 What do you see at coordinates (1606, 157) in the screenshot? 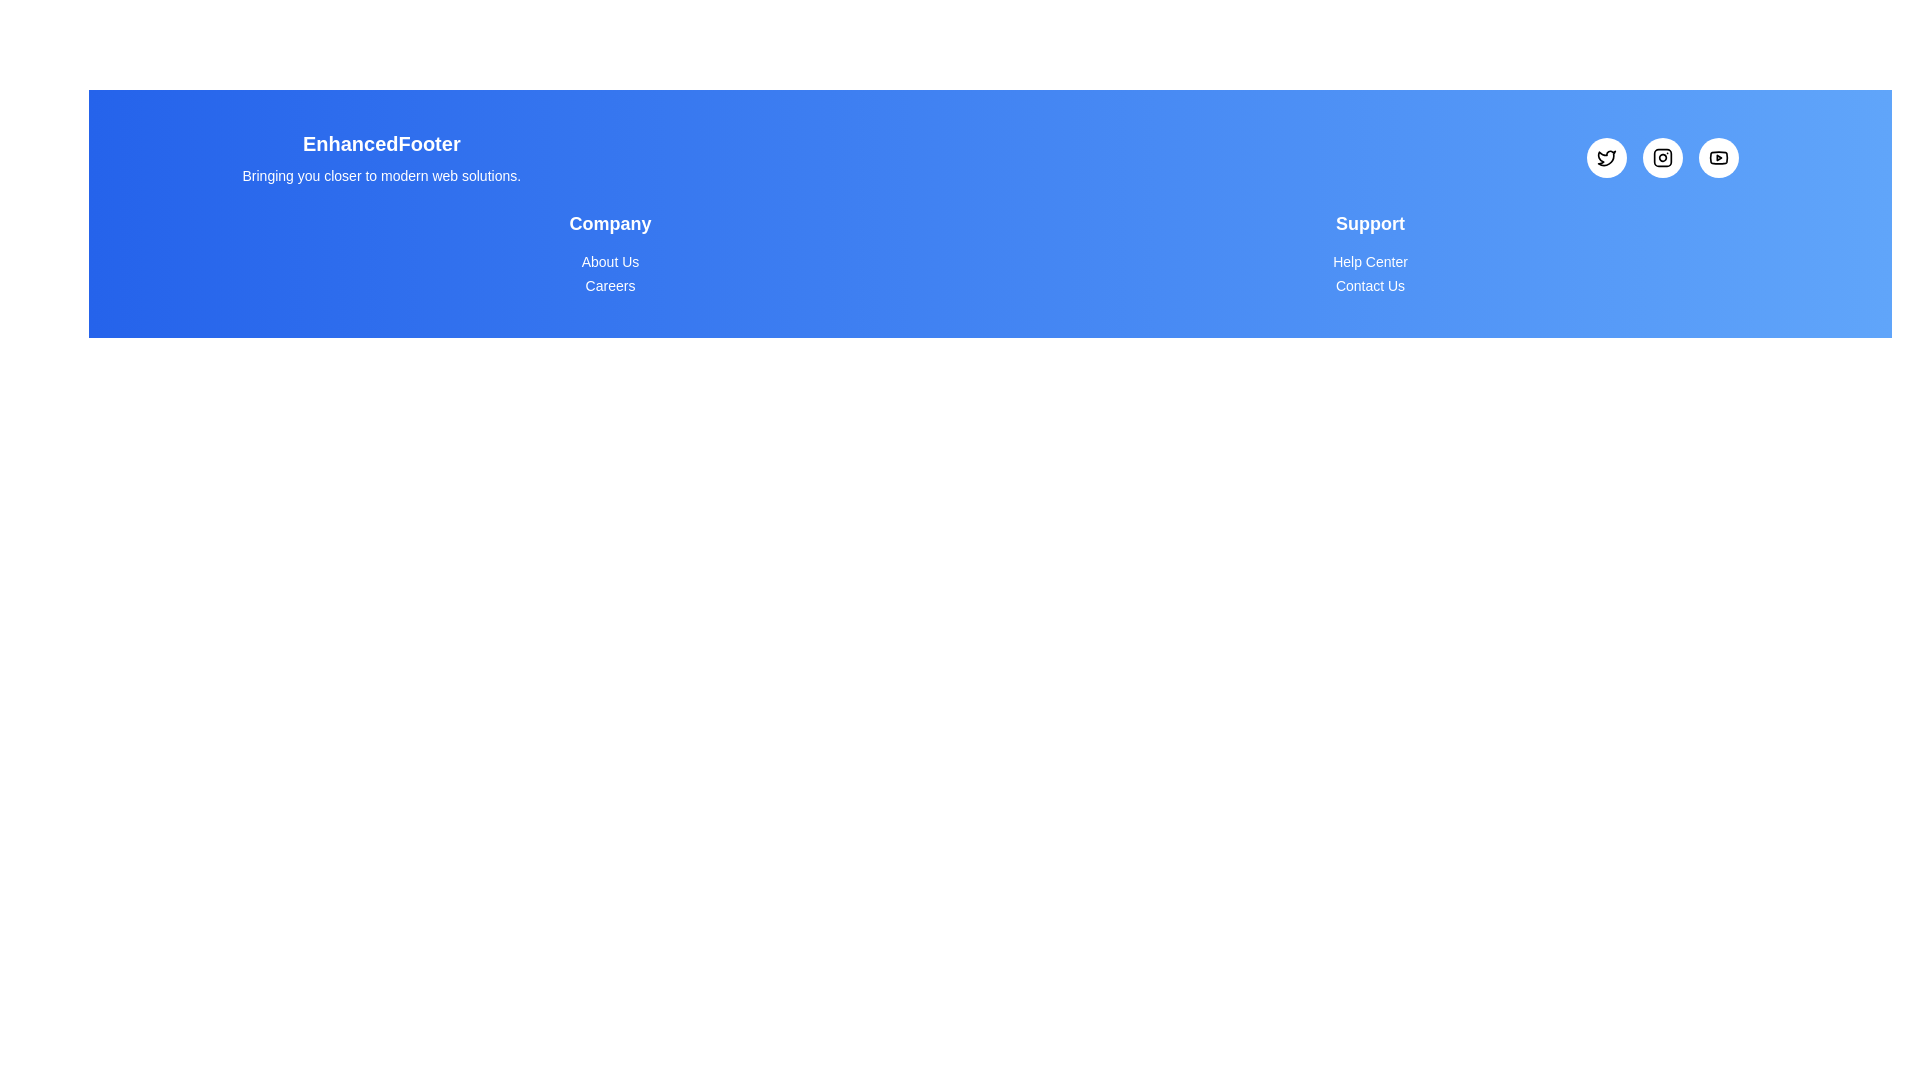
I see `the black Twitter logo icon button located on the right side of the footer section to trigger the tooltip or interaction` at bounding box center [1606, 157].